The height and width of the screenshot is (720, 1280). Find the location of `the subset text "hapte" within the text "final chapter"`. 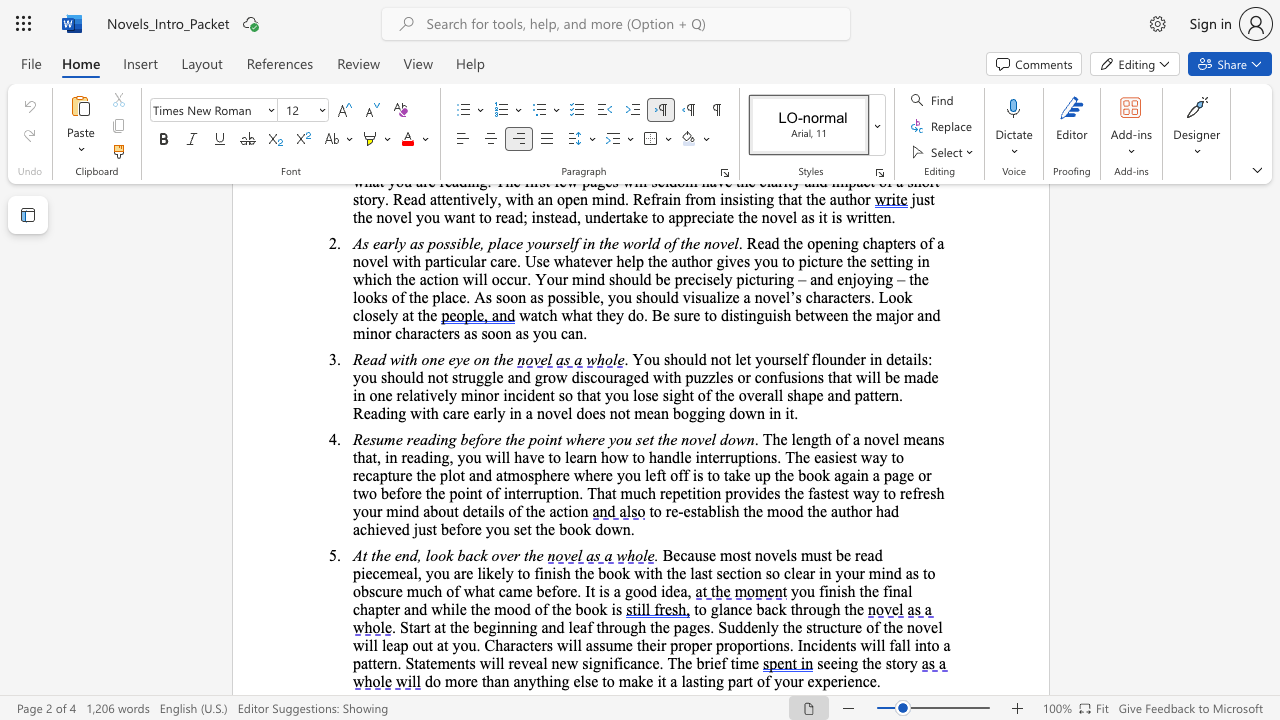

the subset text "hapte" within the text "final chapter" is located at coordinates (360, 608).